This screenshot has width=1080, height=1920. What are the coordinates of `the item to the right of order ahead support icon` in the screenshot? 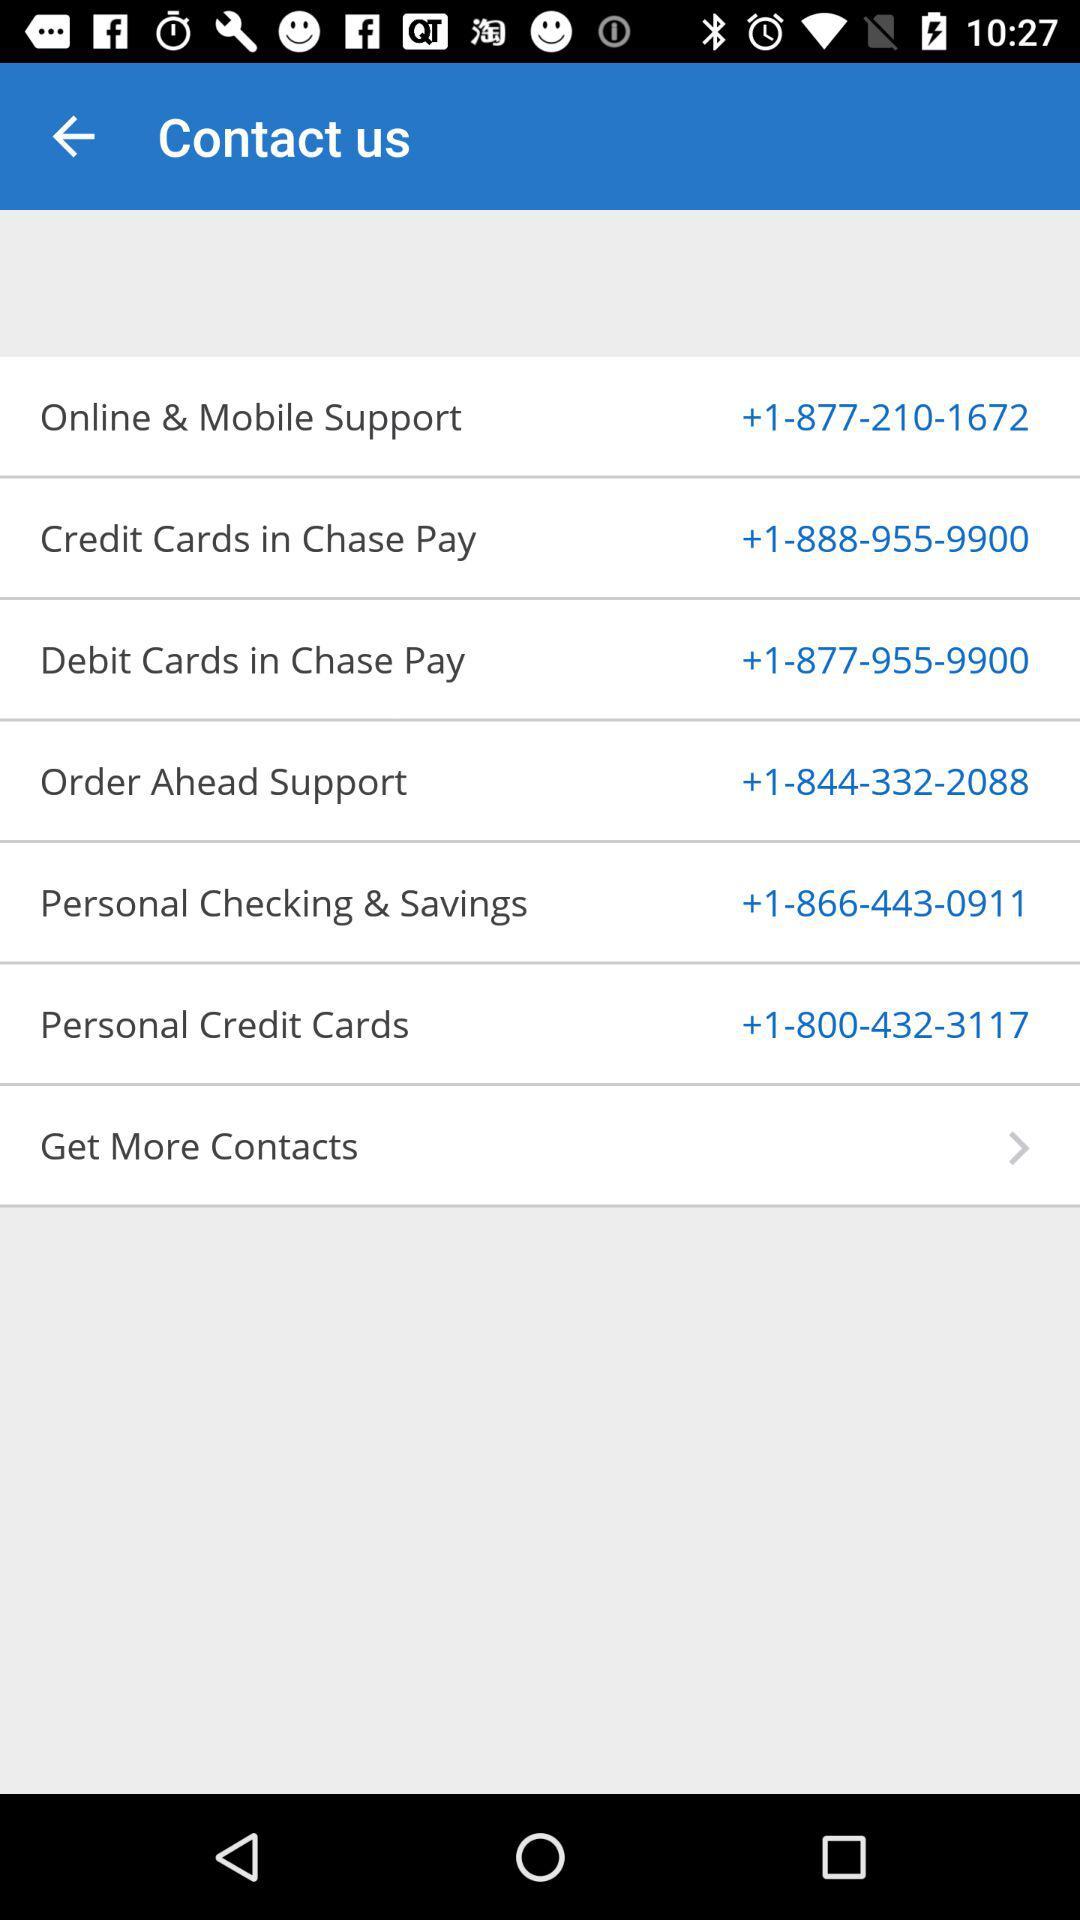 It's located at (837, 779).